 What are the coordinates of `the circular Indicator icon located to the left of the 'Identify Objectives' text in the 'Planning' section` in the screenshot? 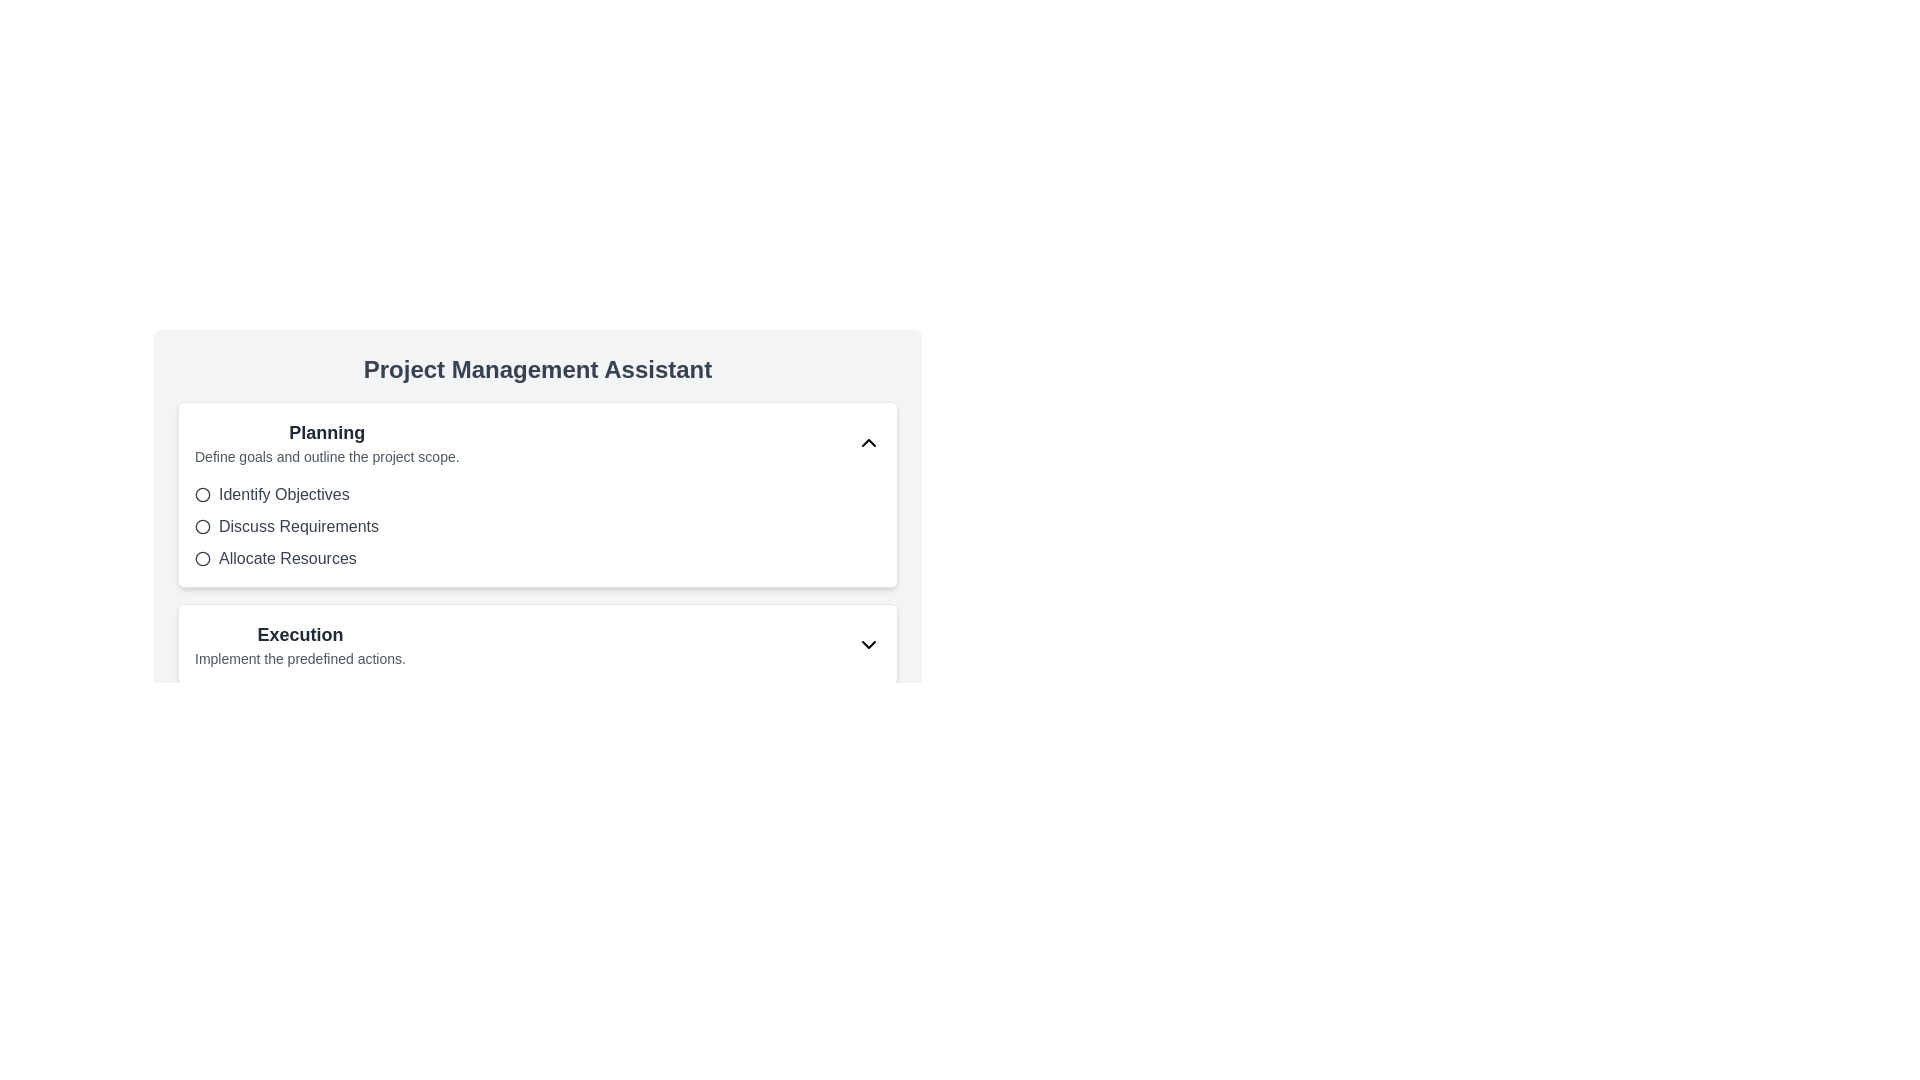 It's located at (202, 494).